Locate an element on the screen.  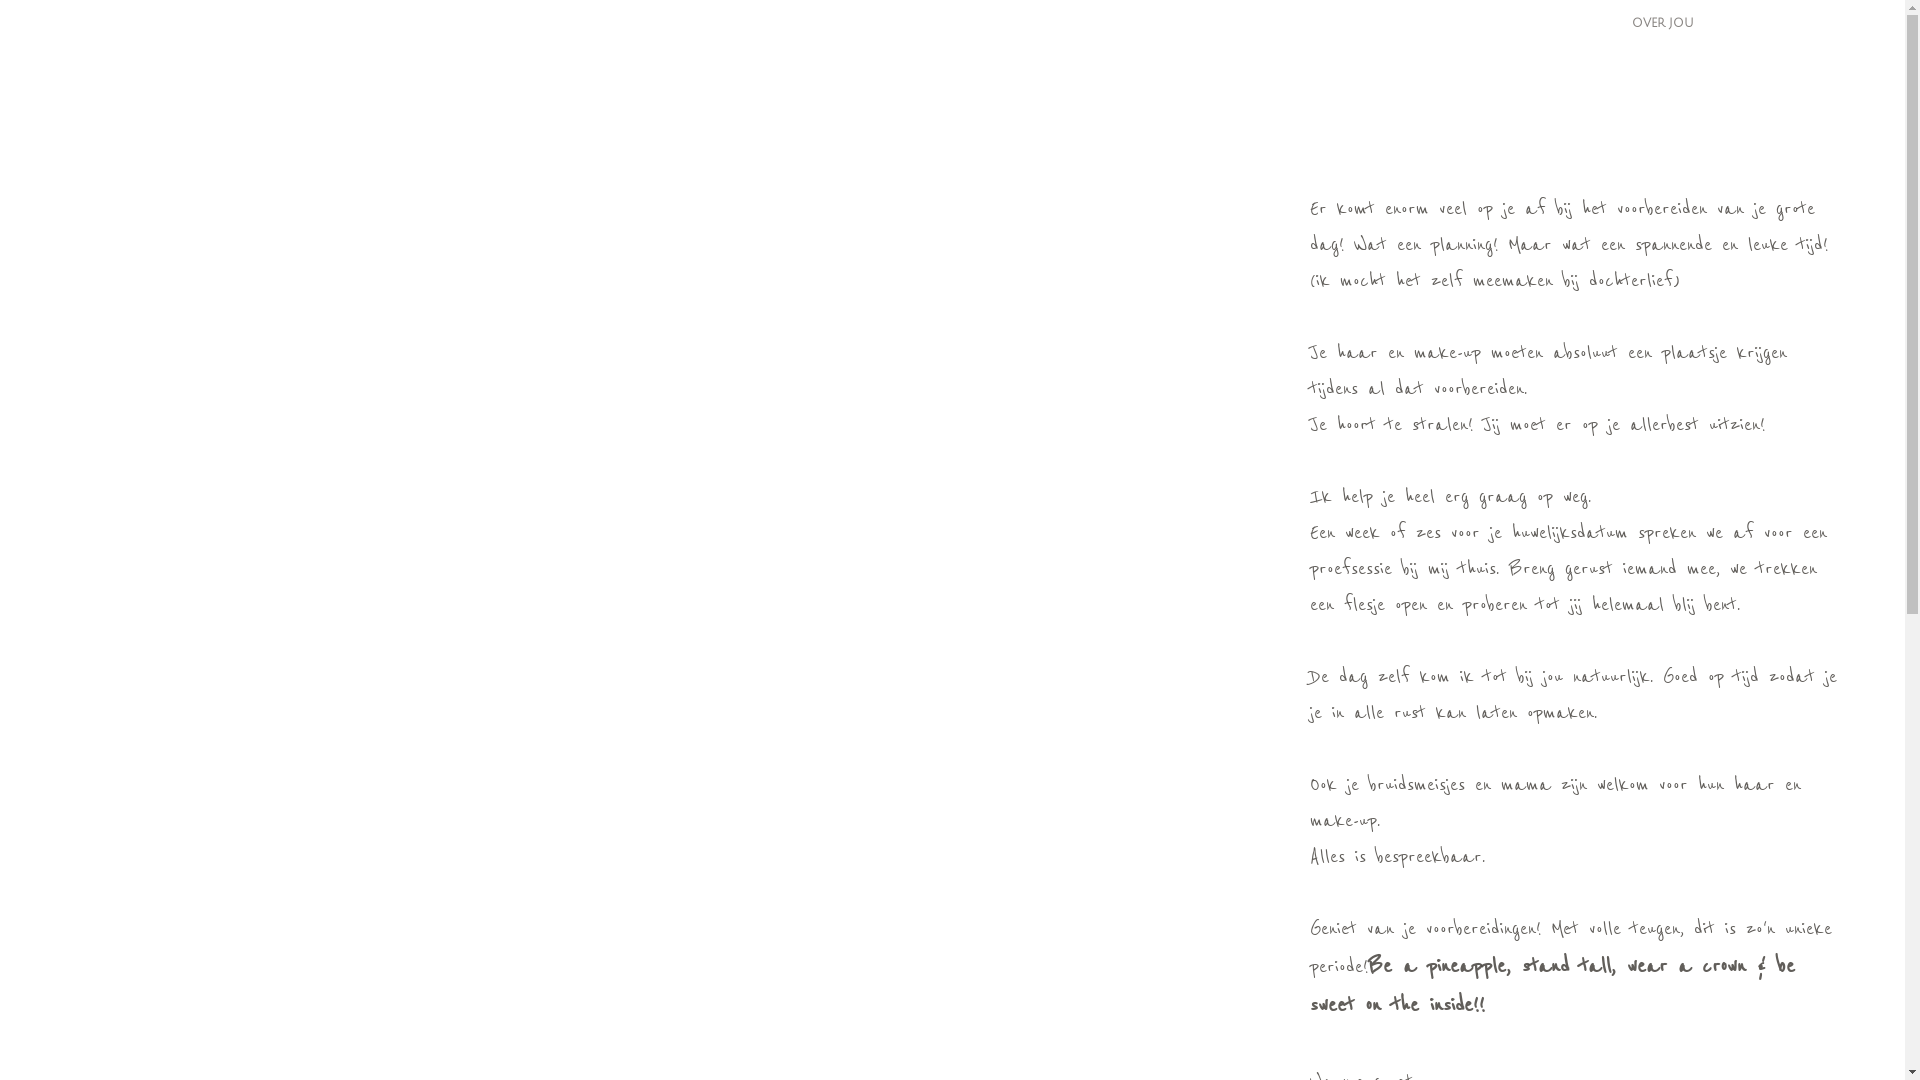
'HOME' is located at coordinates (1330, 23).